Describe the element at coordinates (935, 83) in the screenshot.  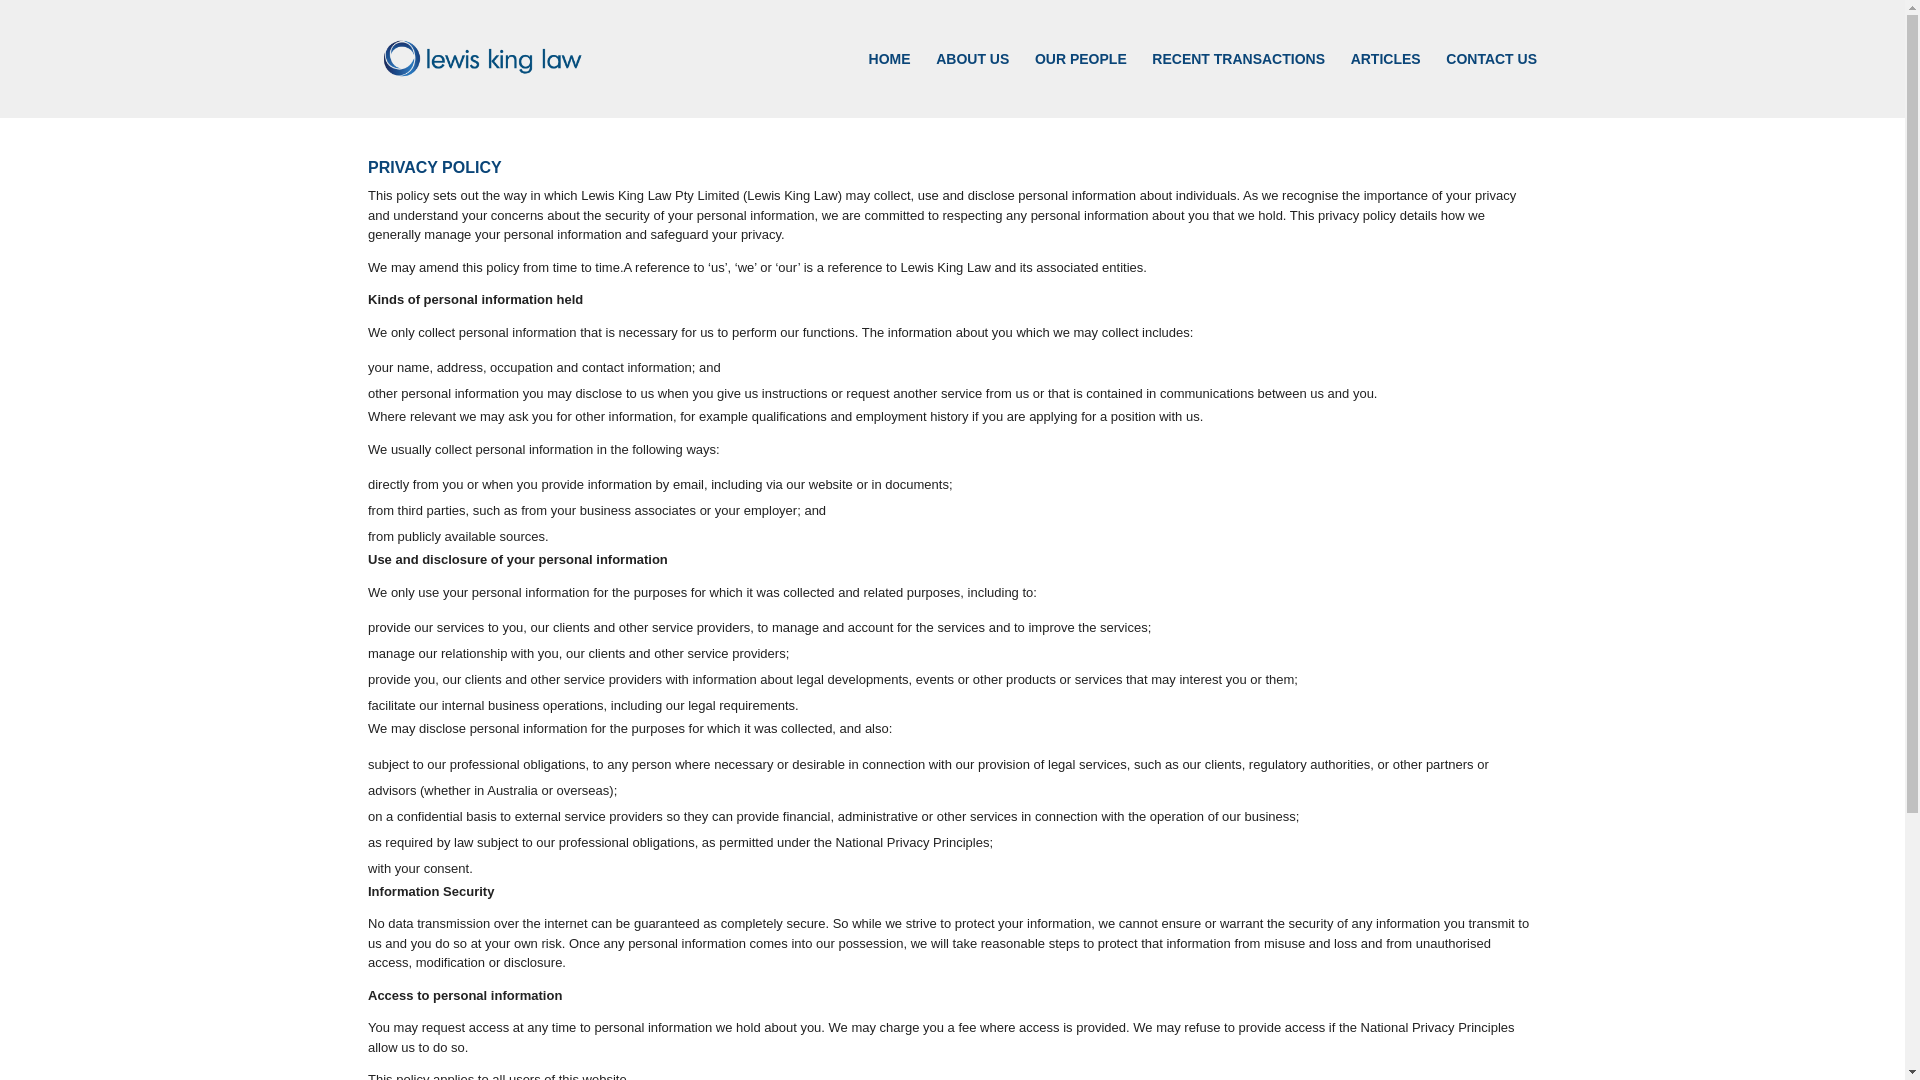
I see `'ABOUT US'` at that location.